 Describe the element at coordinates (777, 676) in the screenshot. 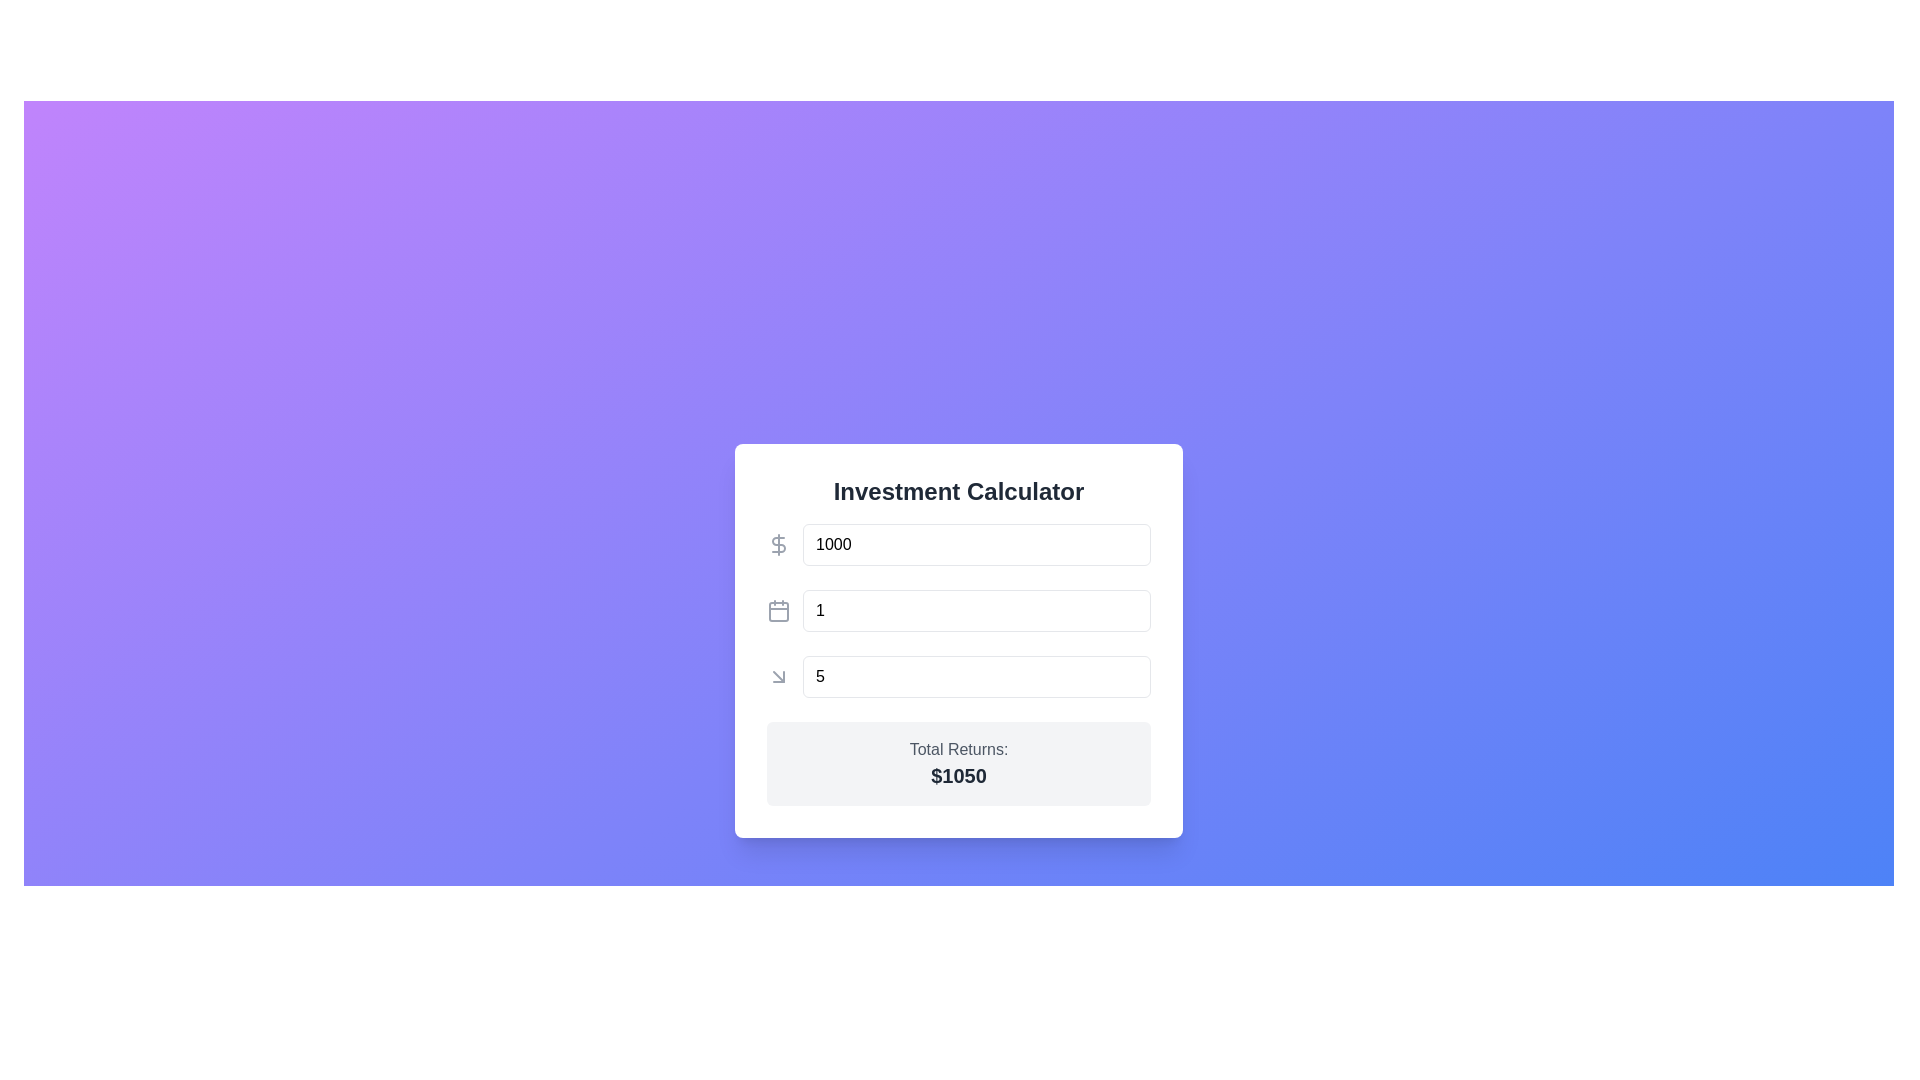

I see `the icon located next to the third data input field, which serves as a visual indicator for opening or expanding a dropdown menu` at that location.